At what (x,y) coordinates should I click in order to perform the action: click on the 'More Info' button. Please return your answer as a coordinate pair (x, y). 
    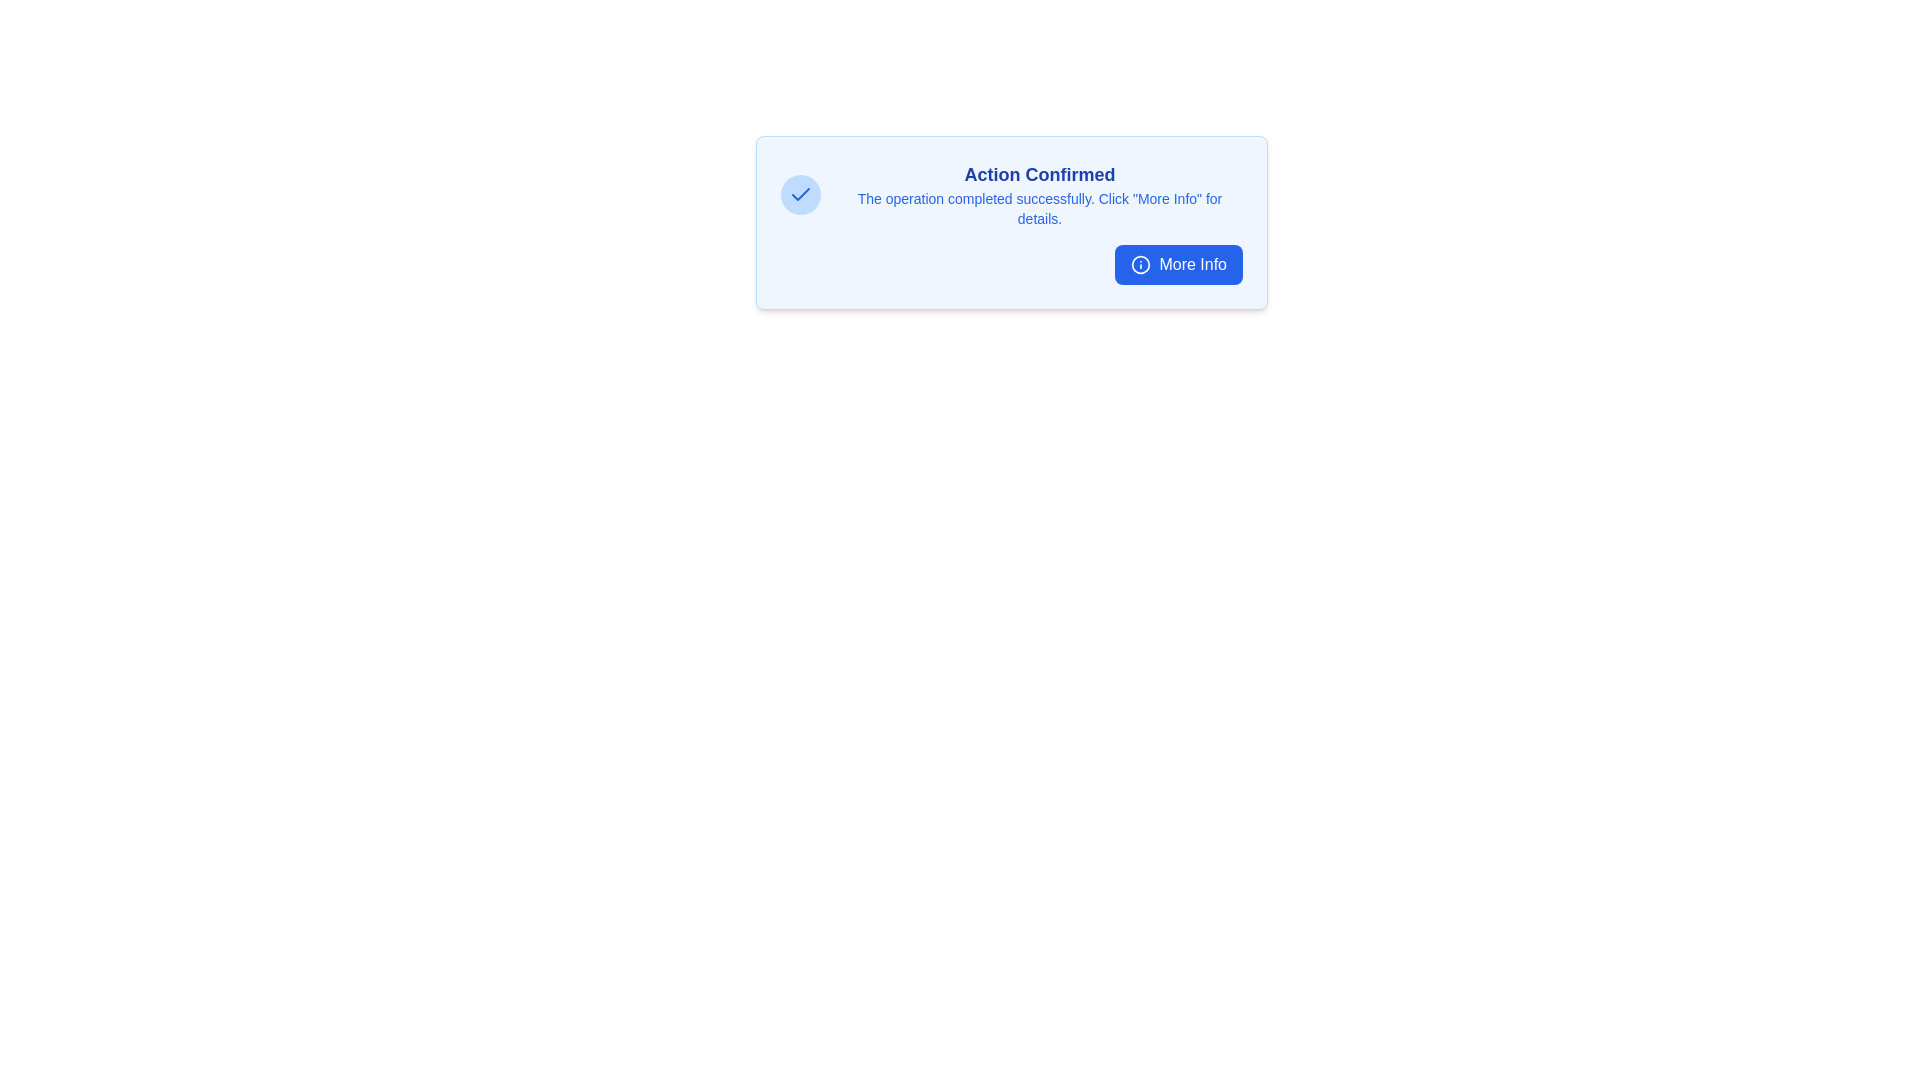
    Looking at the image, I should click on (1179, 264).